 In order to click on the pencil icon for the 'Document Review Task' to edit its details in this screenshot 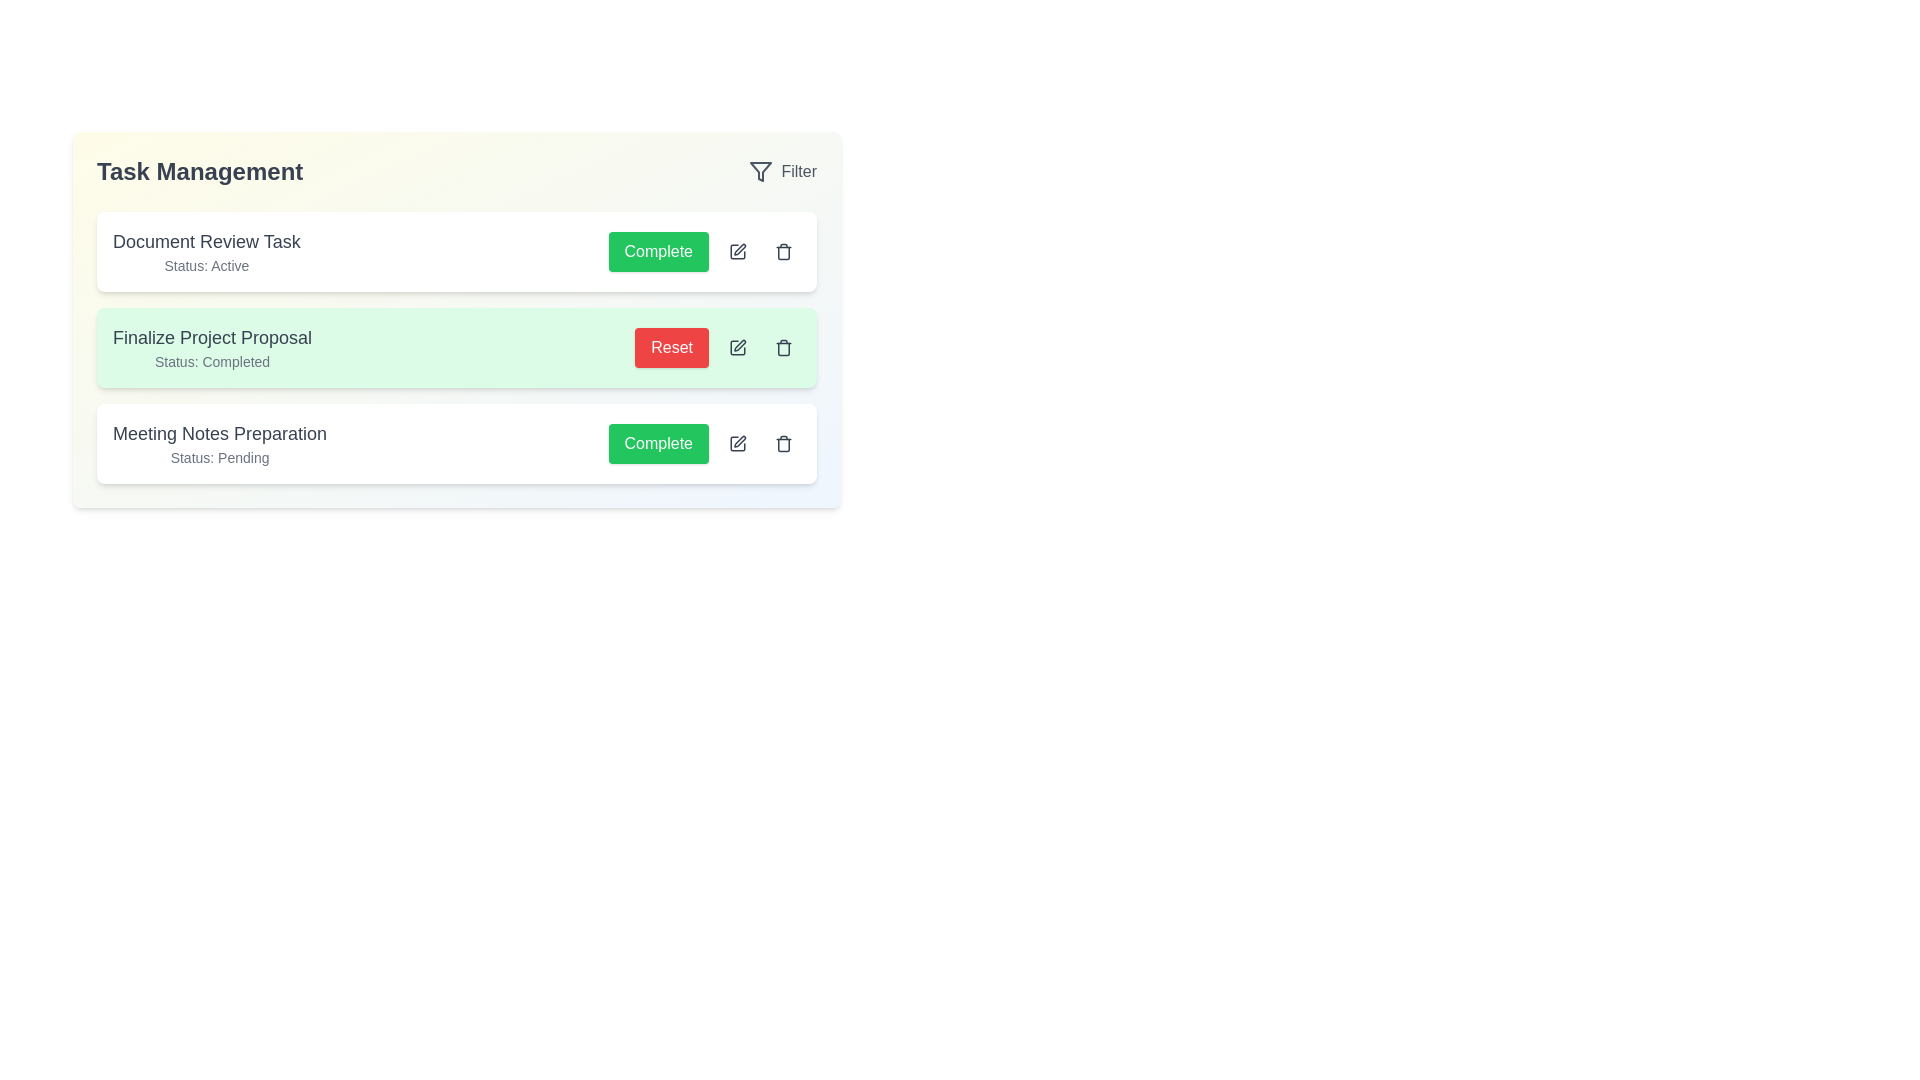, I will do `click(737, 250)`.